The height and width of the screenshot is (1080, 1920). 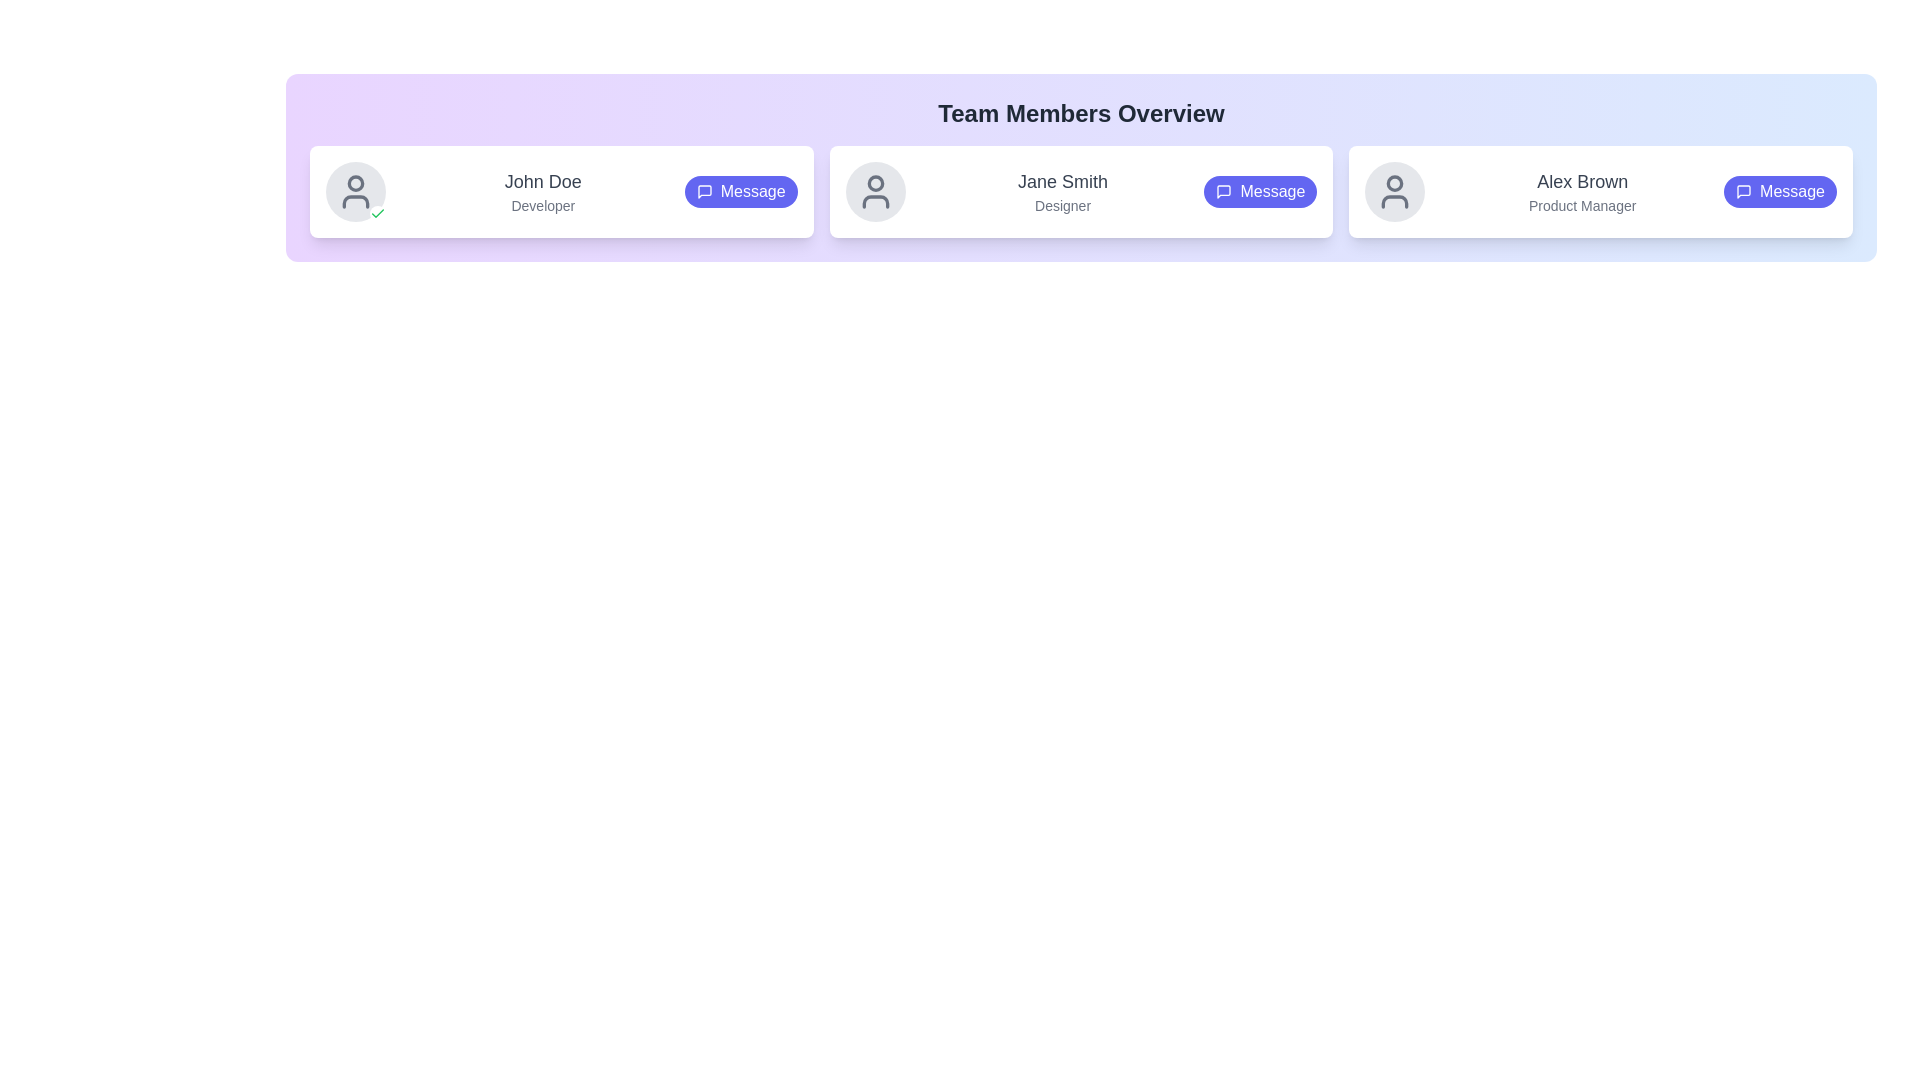 I want to click on the user SVG Icon that represents an individual in the leftmost team member card, which is located to the left of the name and role text components, so click(x=355, y=192).